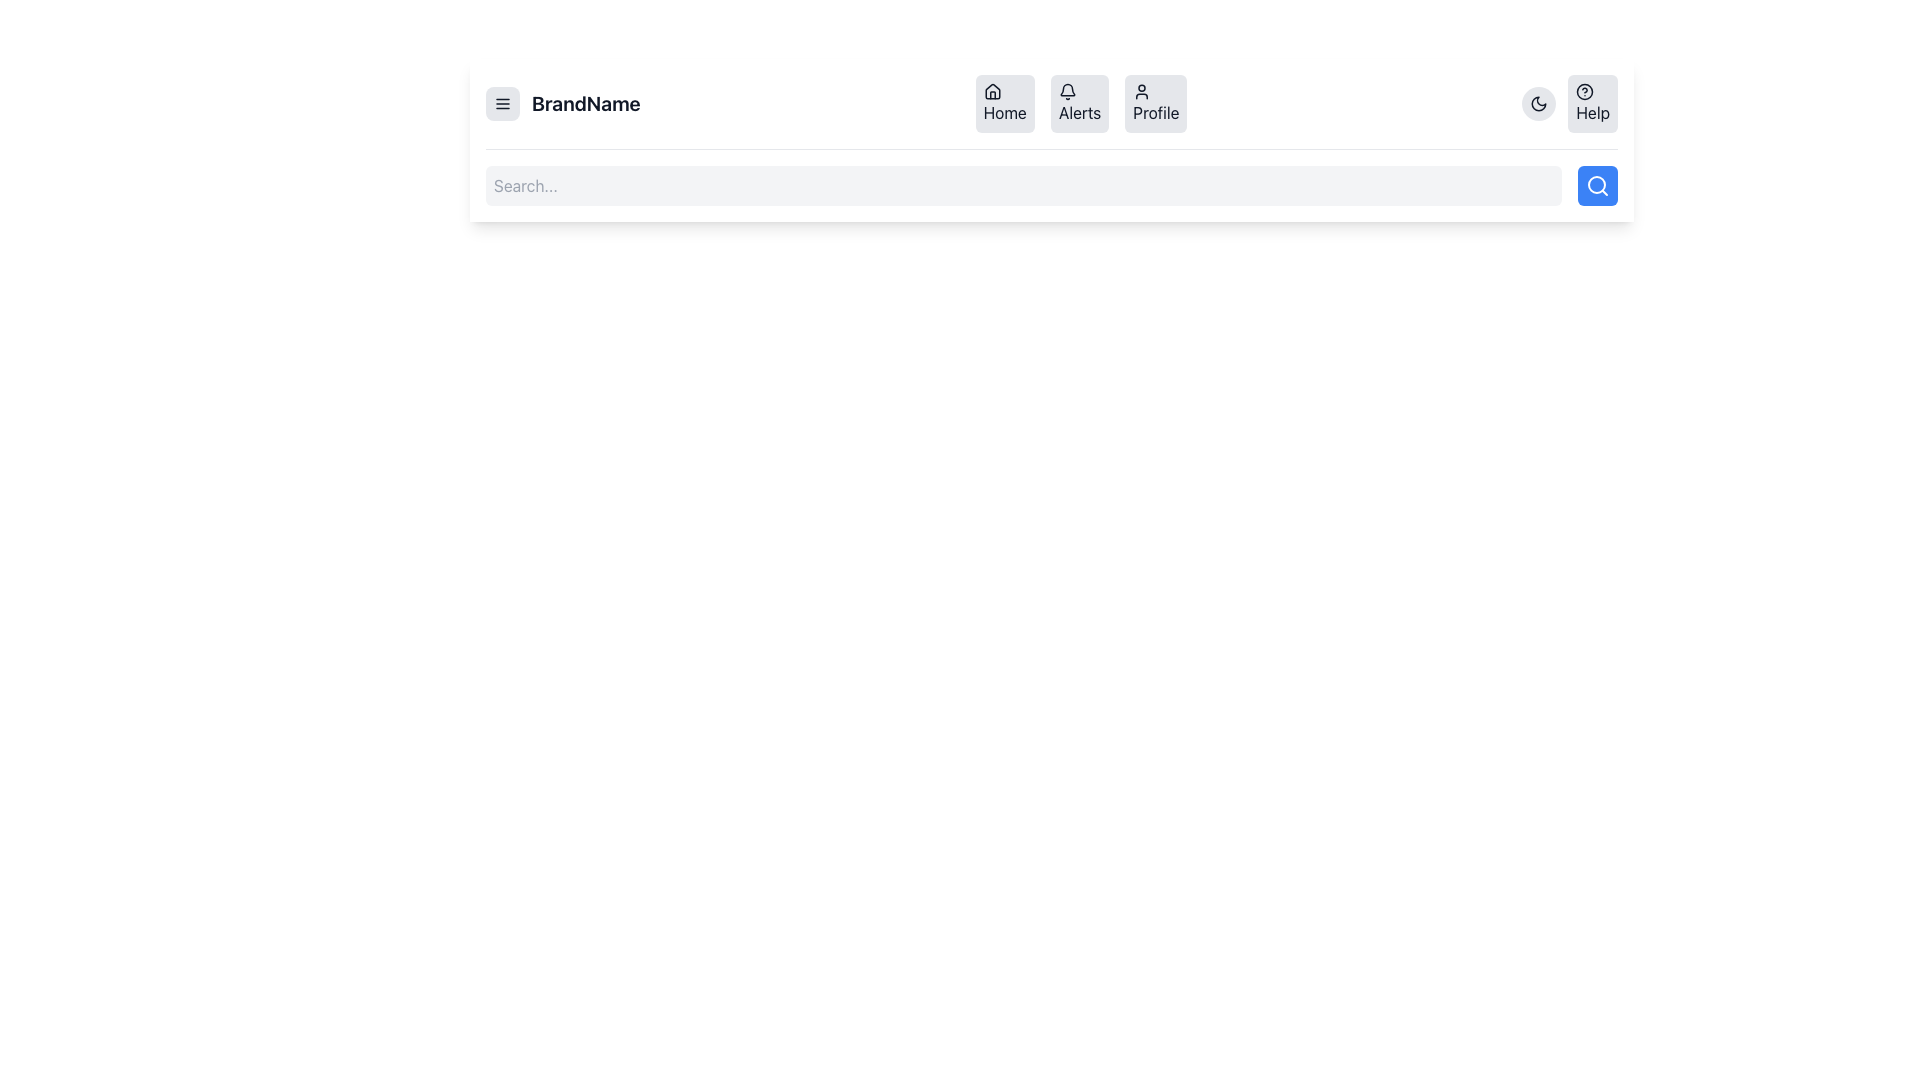  What do you see at coordinates (992, 91) in the screenshot?
I see `the stylized house icon within the 'Home' button located in the top-right section of the header bar` at bounding box center [992, 91].